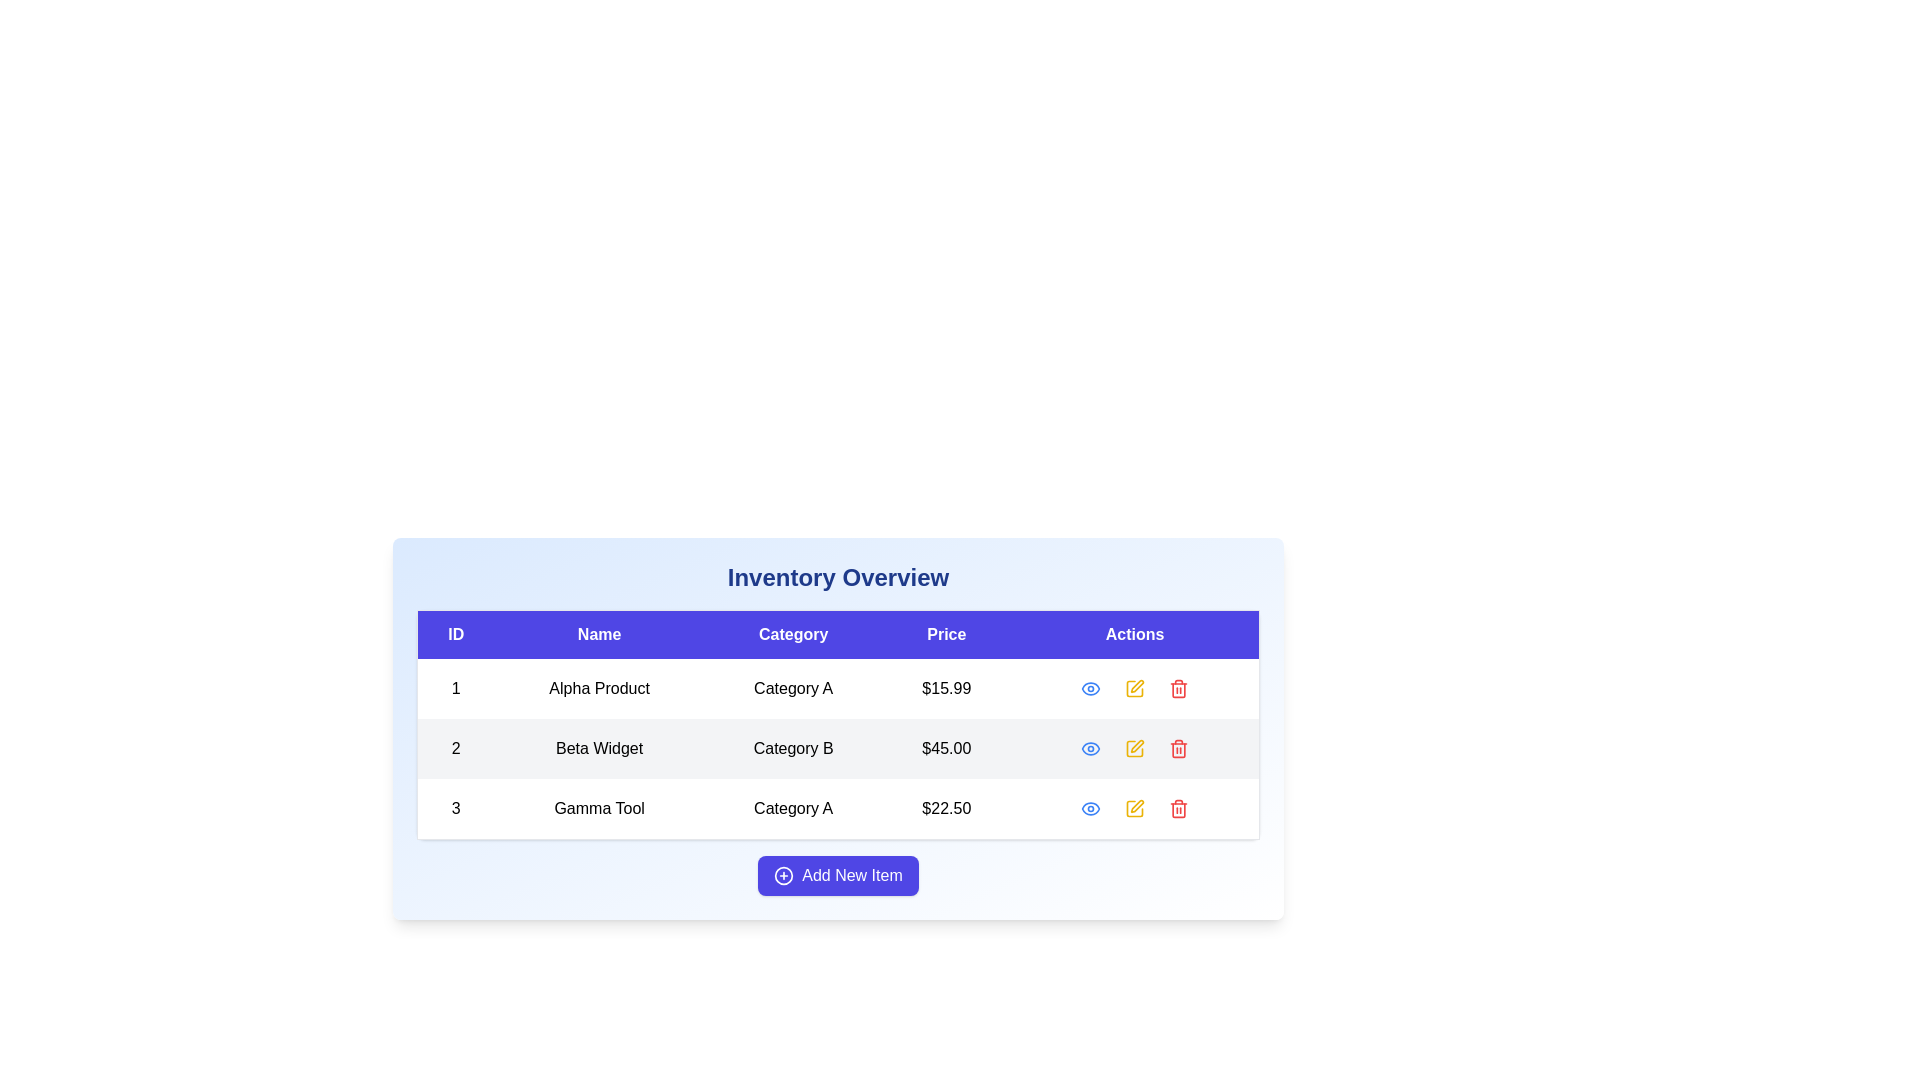  Describe the element at coordinates (1135, 688) in the screenshot. I see `the edit icon button, which resembles a pen inside a square, located in the 'Actions' column of the second row of the inventory table` at that location.